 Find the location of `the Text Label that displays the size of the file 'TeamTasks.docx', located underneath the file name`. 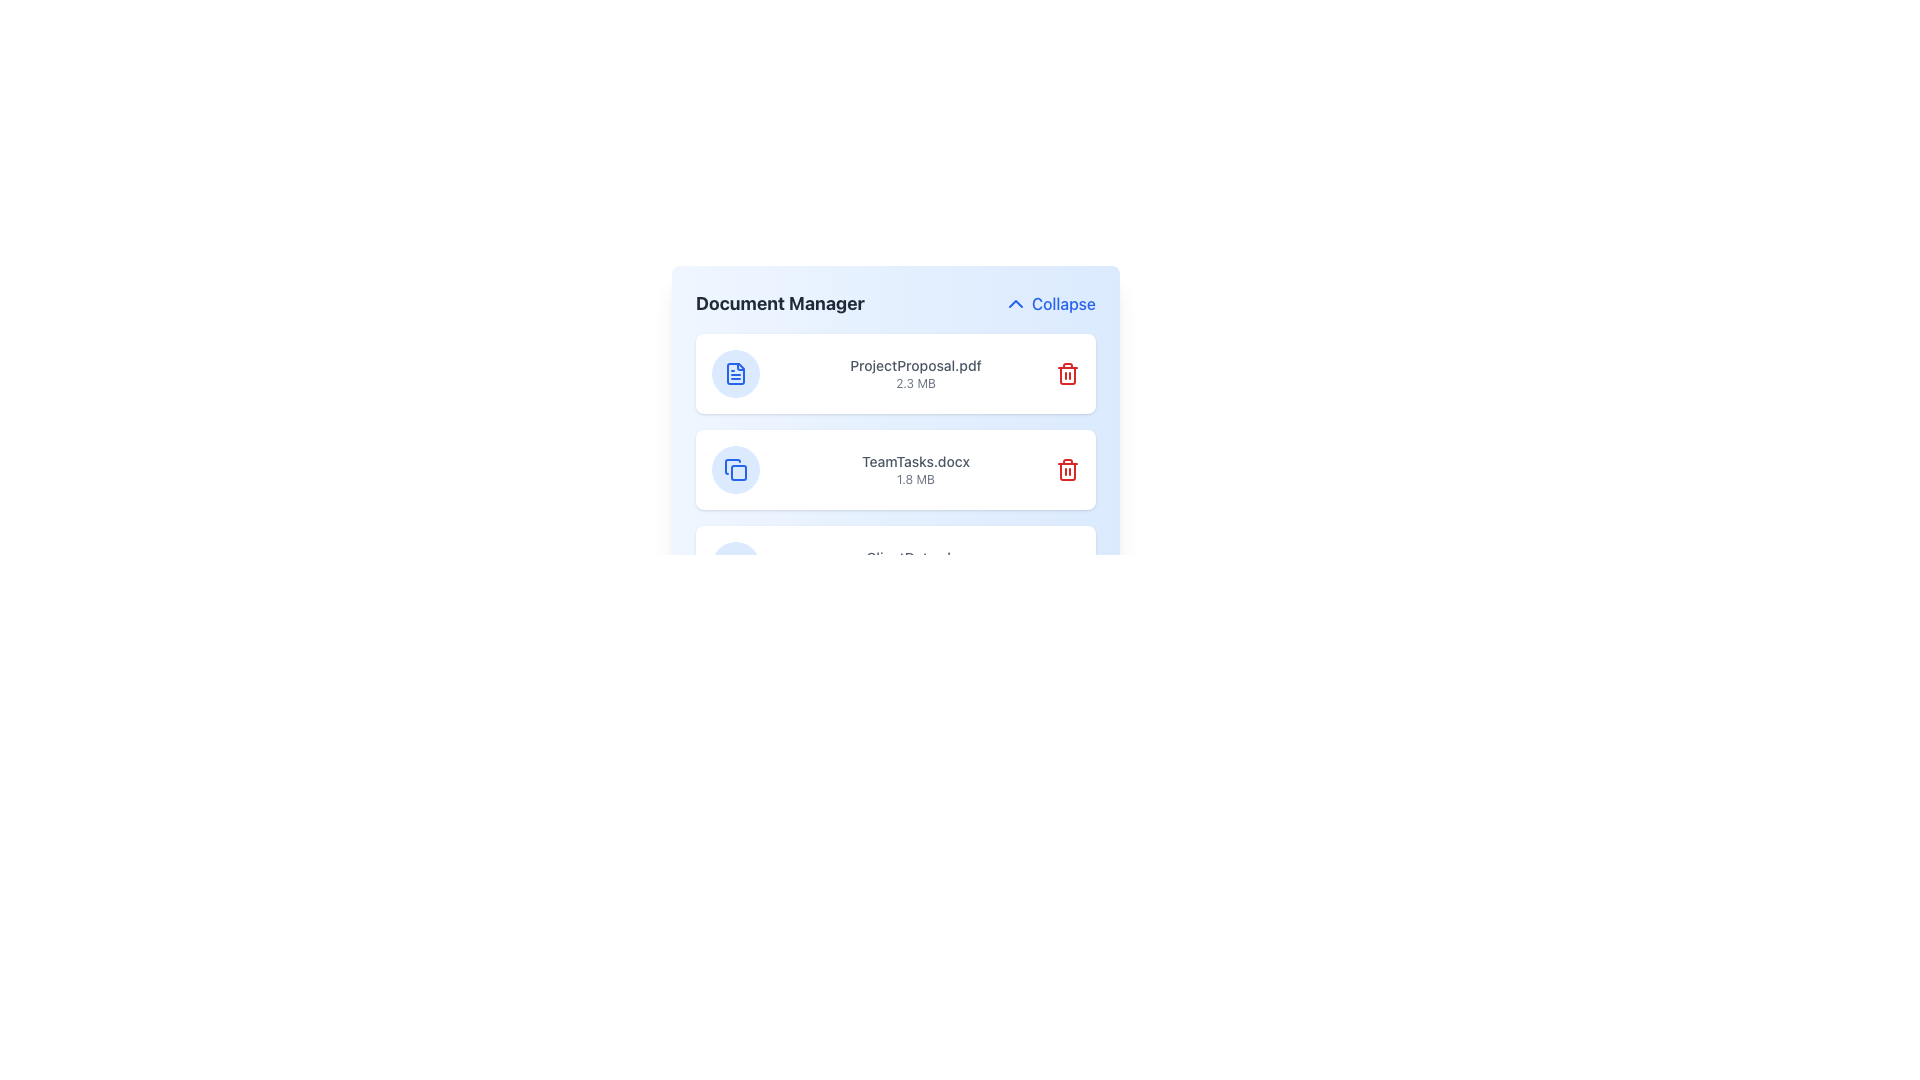

the Text Label that displays the size of the file 'TeamTasks.docx', located underneath the file name is located at coordinates (915, 479).